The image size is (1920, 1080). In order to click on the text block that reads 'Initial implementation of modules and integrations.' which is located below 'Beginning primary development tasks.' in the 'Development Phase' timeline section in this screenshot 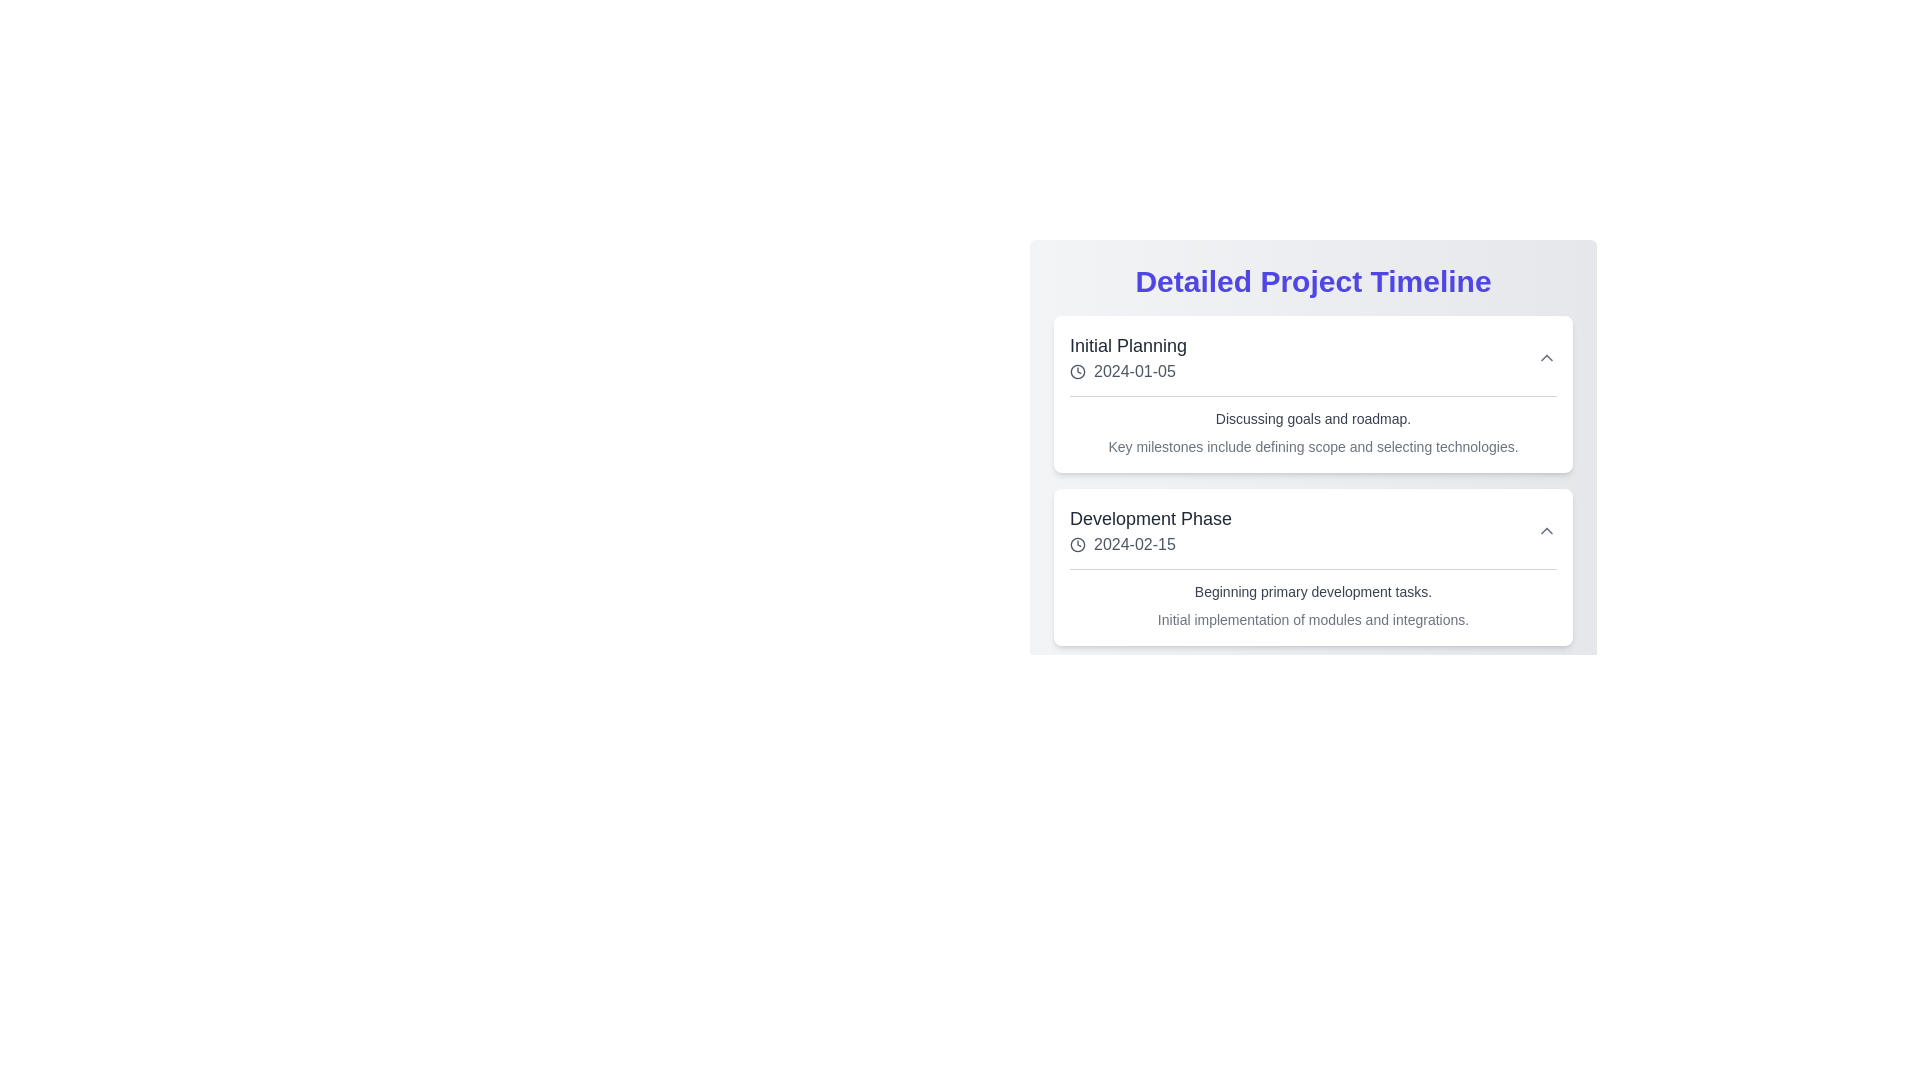, I will do `click(1313, 619)`.